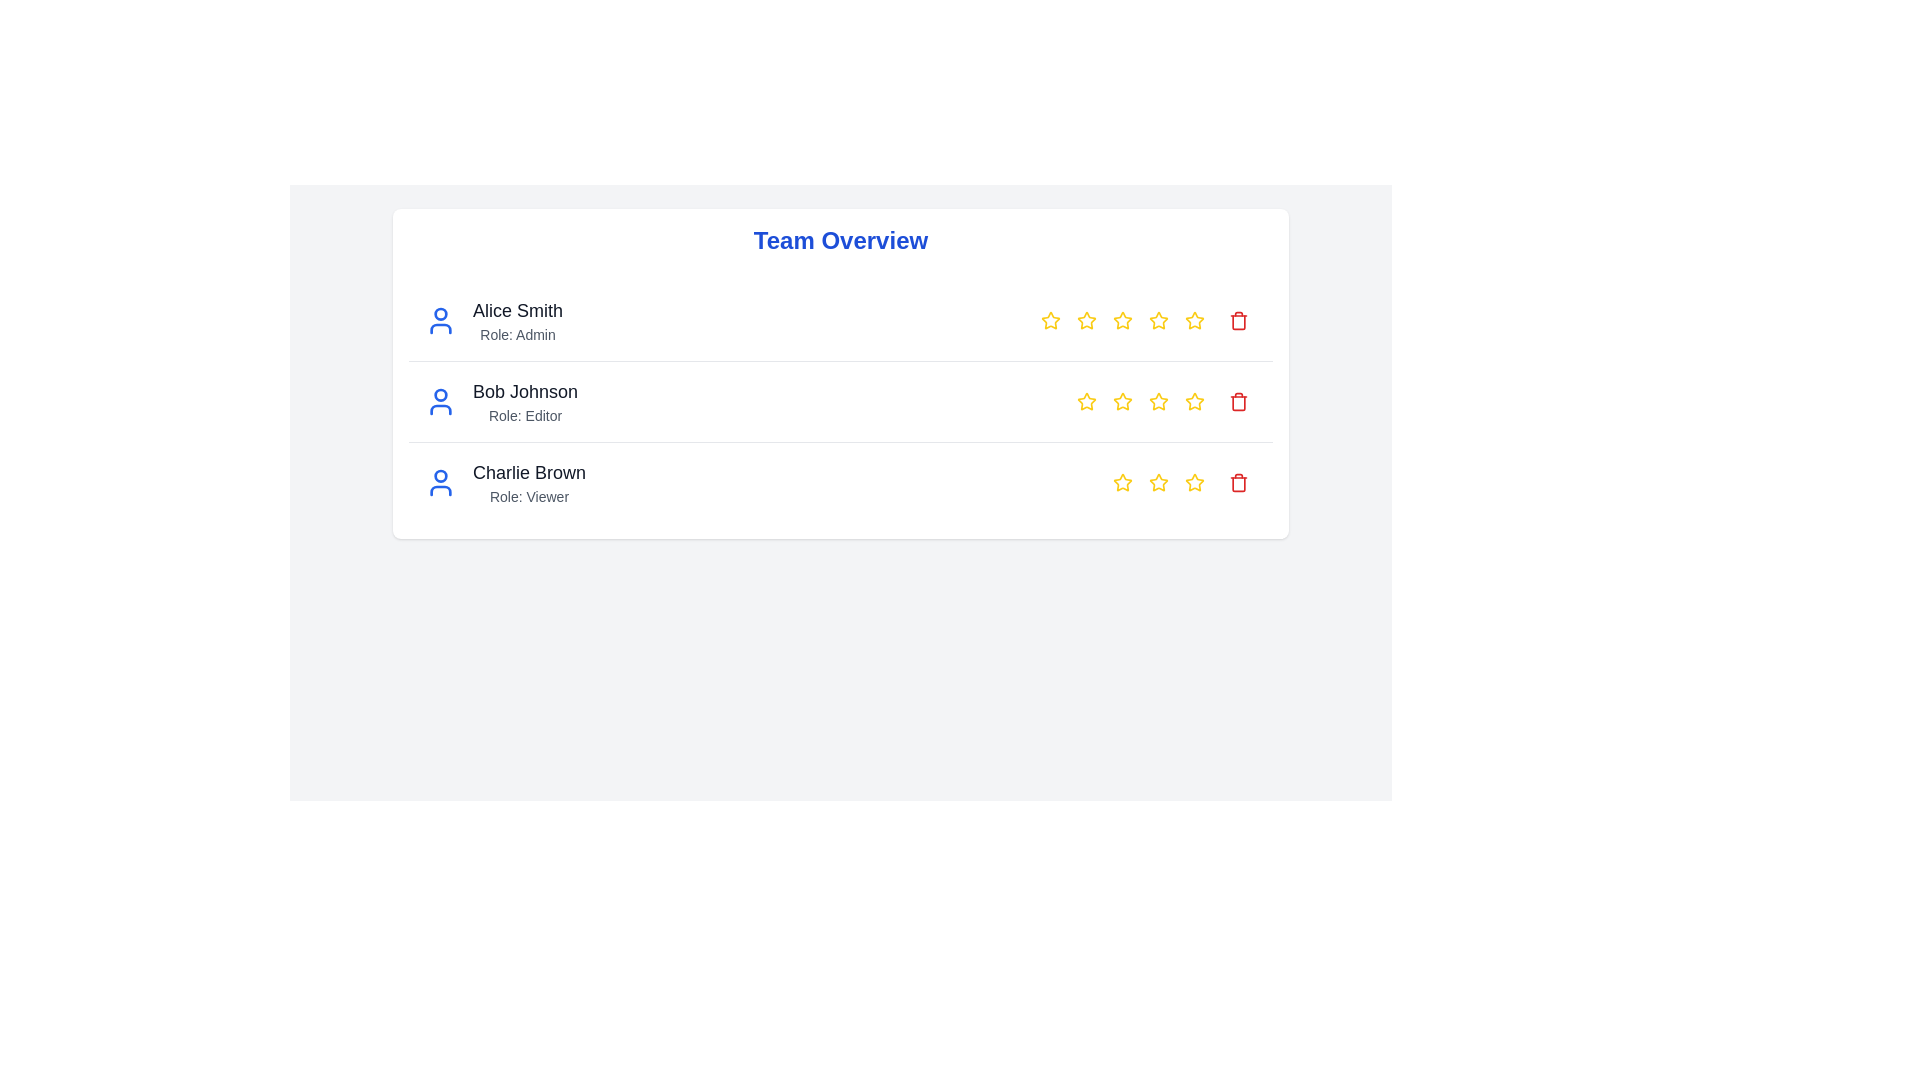  What do you see at coordinates (518, 319) in the screenshot?
I see `text label displaying user information, which shows 'Alice Smith' and 'Role: Admin' in a vertical layout, positioned in the first row of user information cards under 'Team Overview'` at bounding box center [518, 319].